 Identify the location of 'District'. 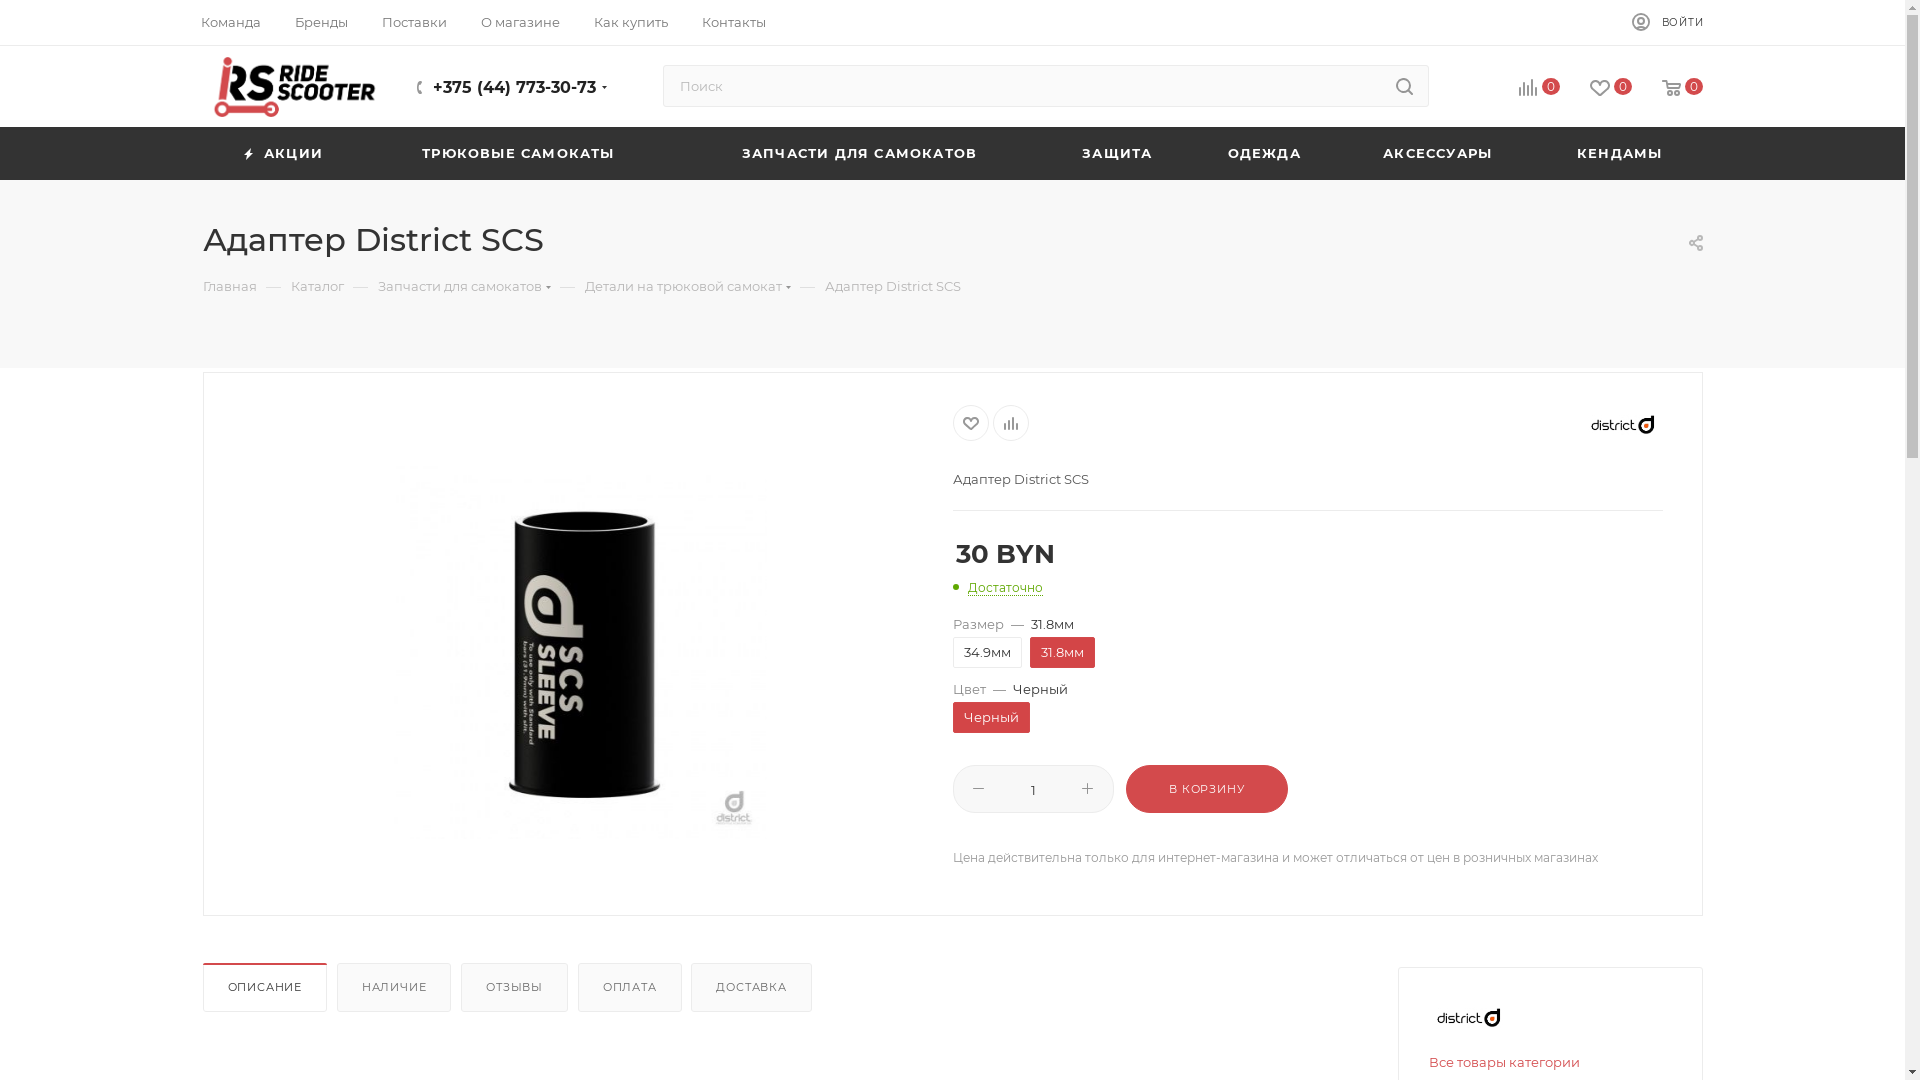
(1468, 1017).